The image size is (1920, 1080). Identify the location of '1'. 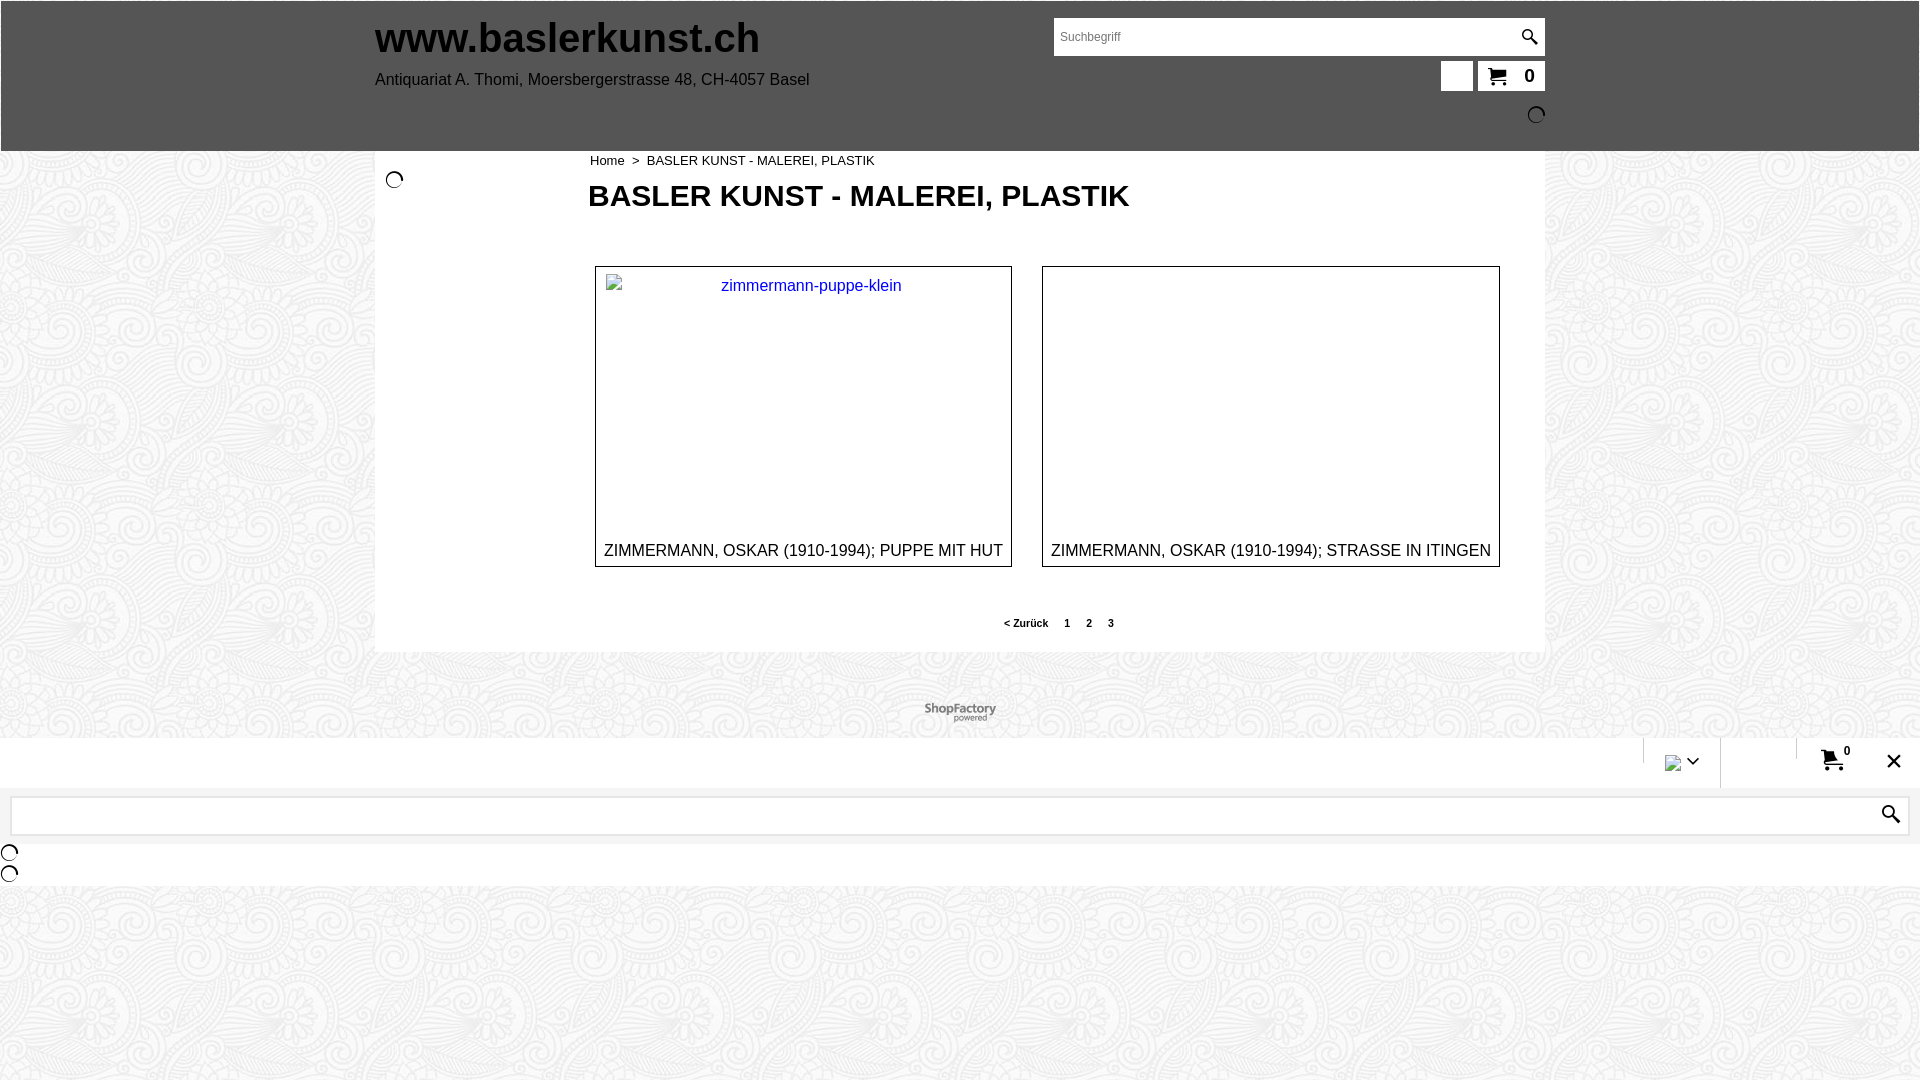
(1065, 622).